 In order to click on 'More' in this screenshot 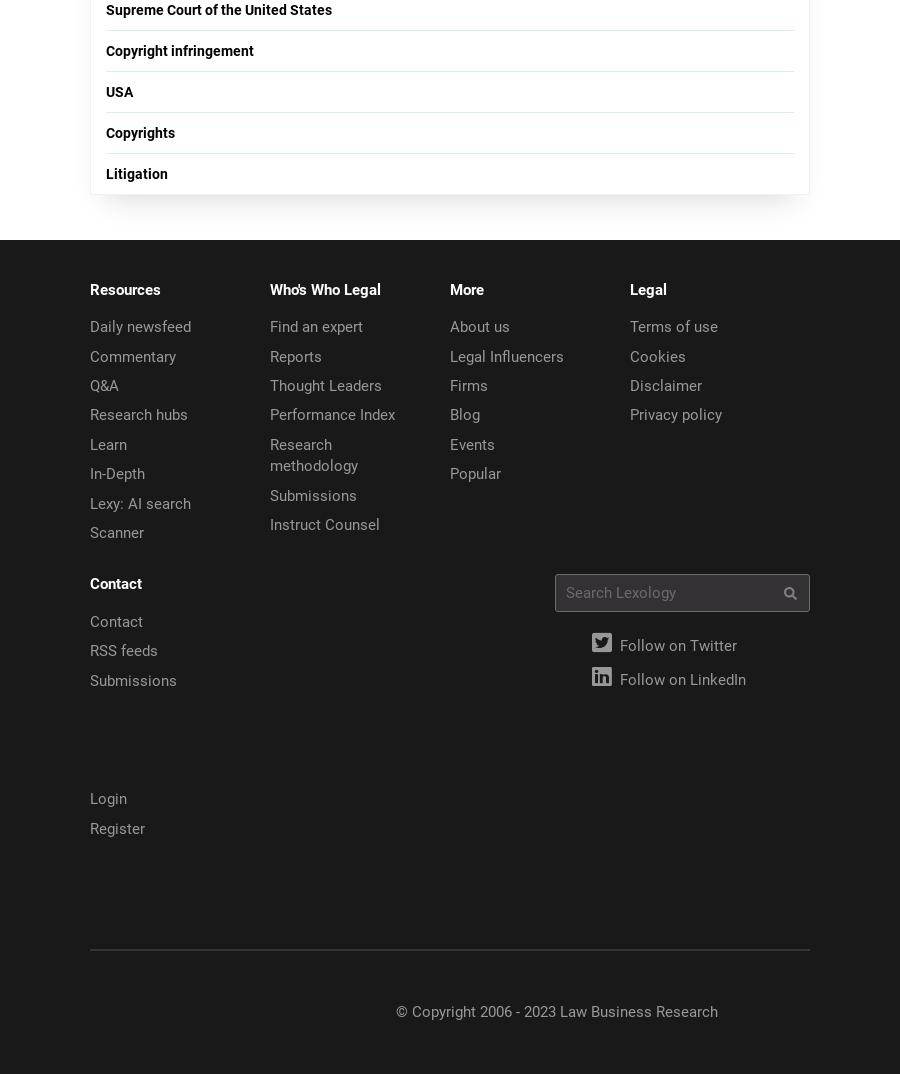, I will do `click(466, 289)`.